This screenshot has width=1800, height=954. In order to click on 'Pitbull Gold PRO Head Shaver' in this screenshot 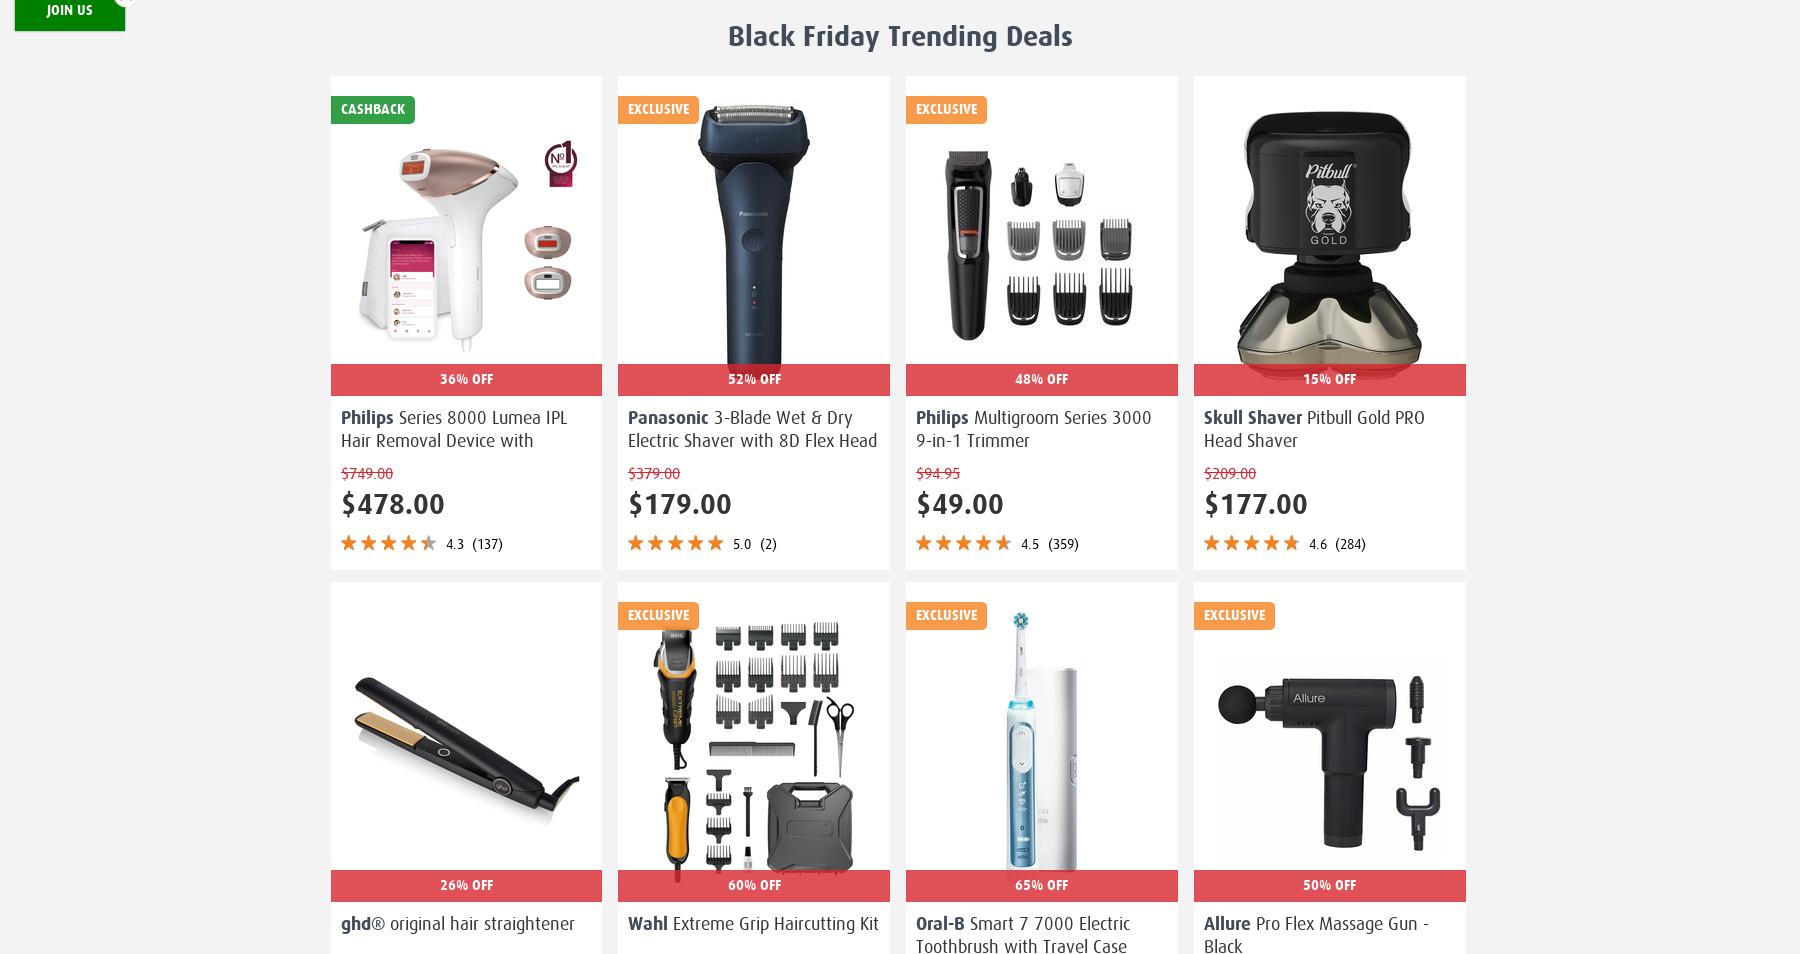, I will do `click(1313, 429)`.